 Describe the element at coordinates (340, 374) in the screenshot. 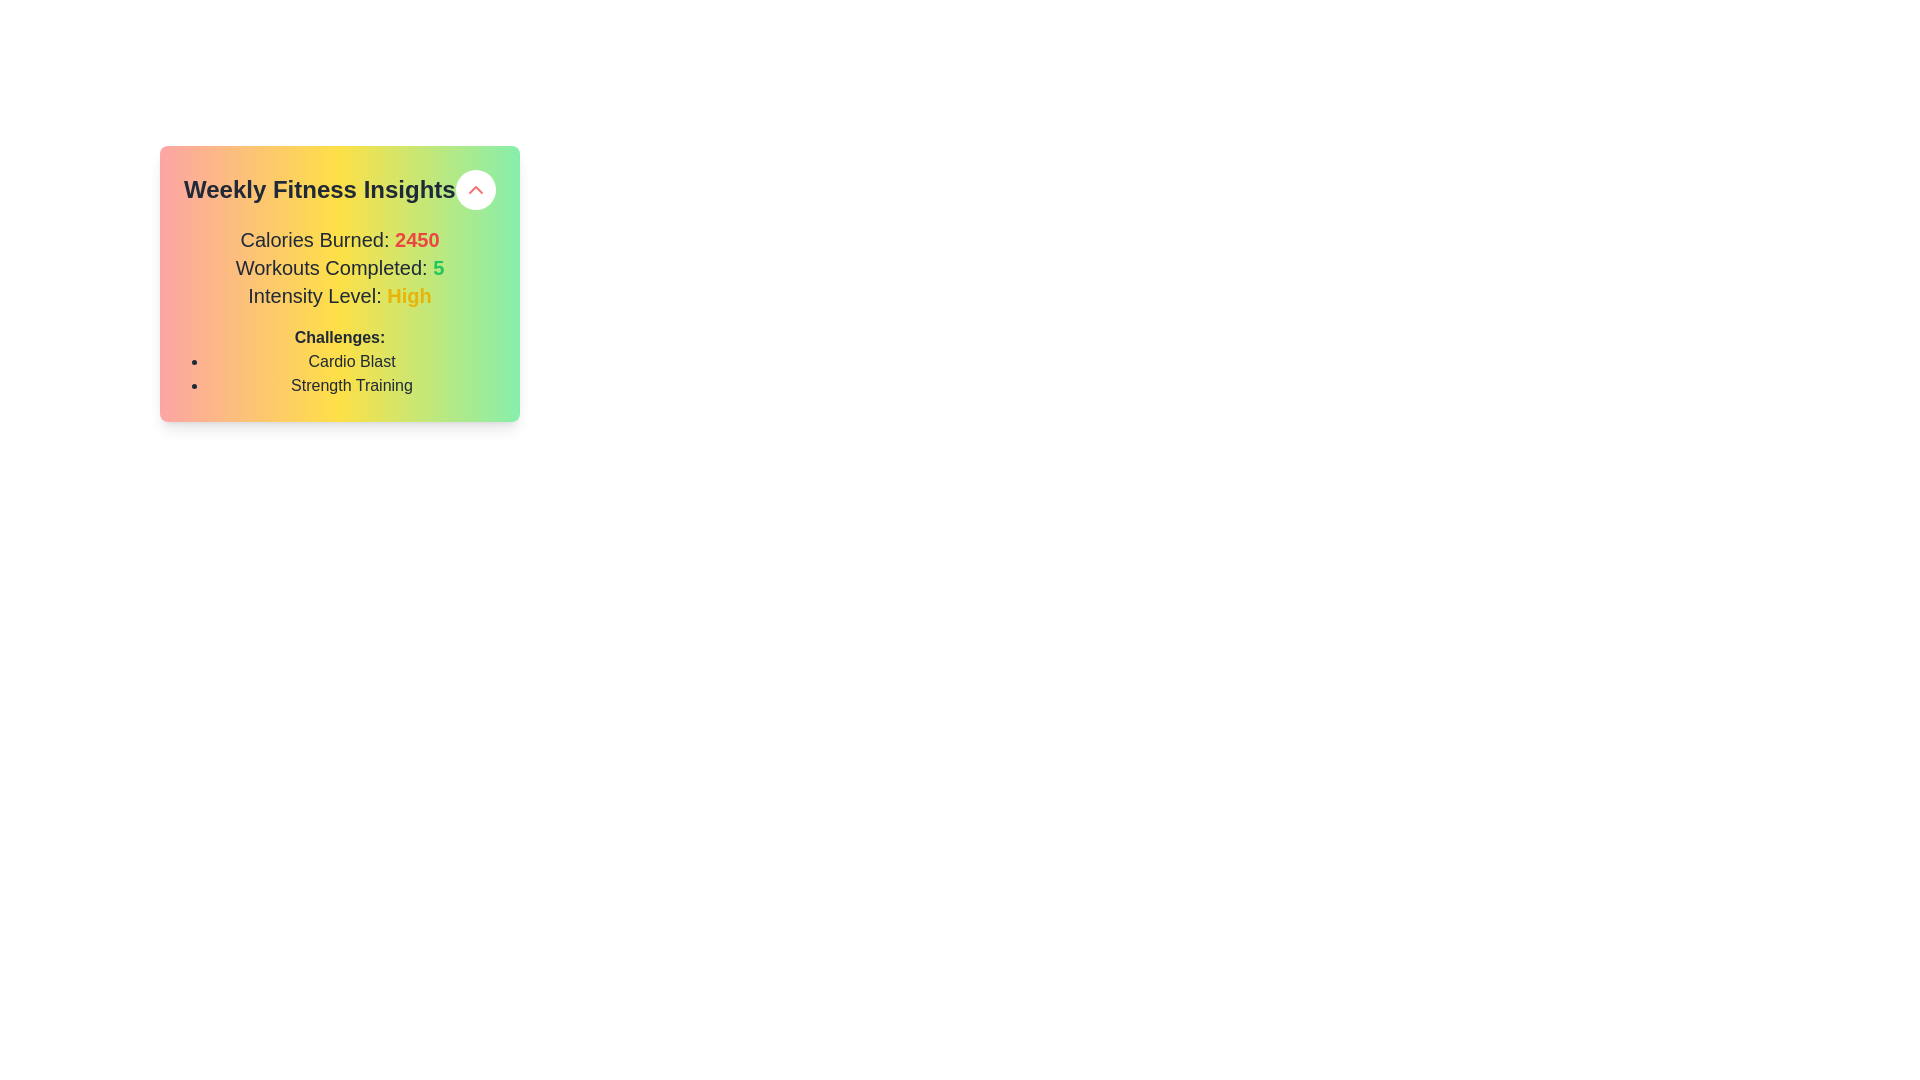

I see `the list items 'Cardio Blast' and 'Strength Training' in the 'Challenges:' section of the 'Weekly Fitness Insights' card` at that location.